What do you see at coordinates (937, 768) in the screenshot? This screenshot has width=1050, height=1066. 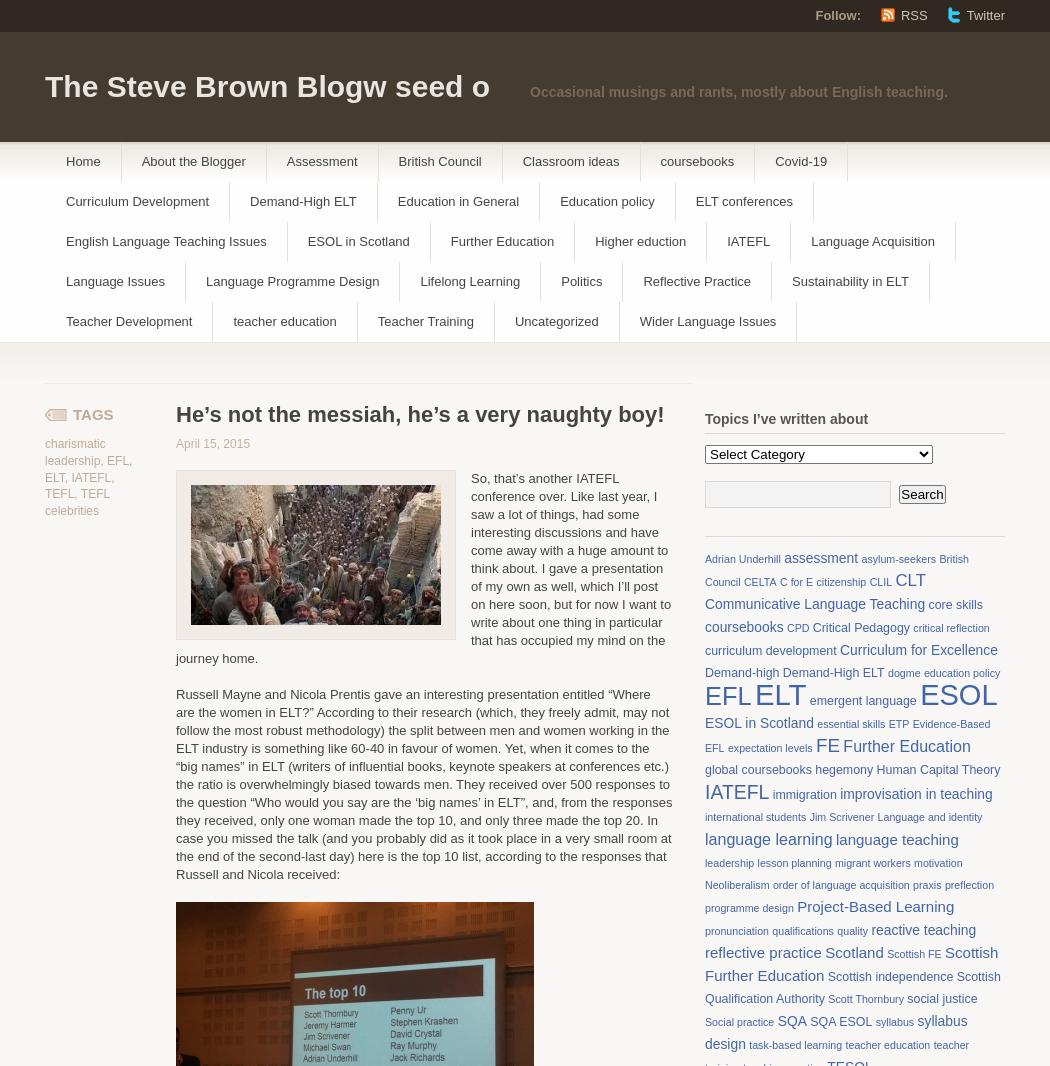 I see `'Human Capital Theory'` at bounding box center [937, 768].